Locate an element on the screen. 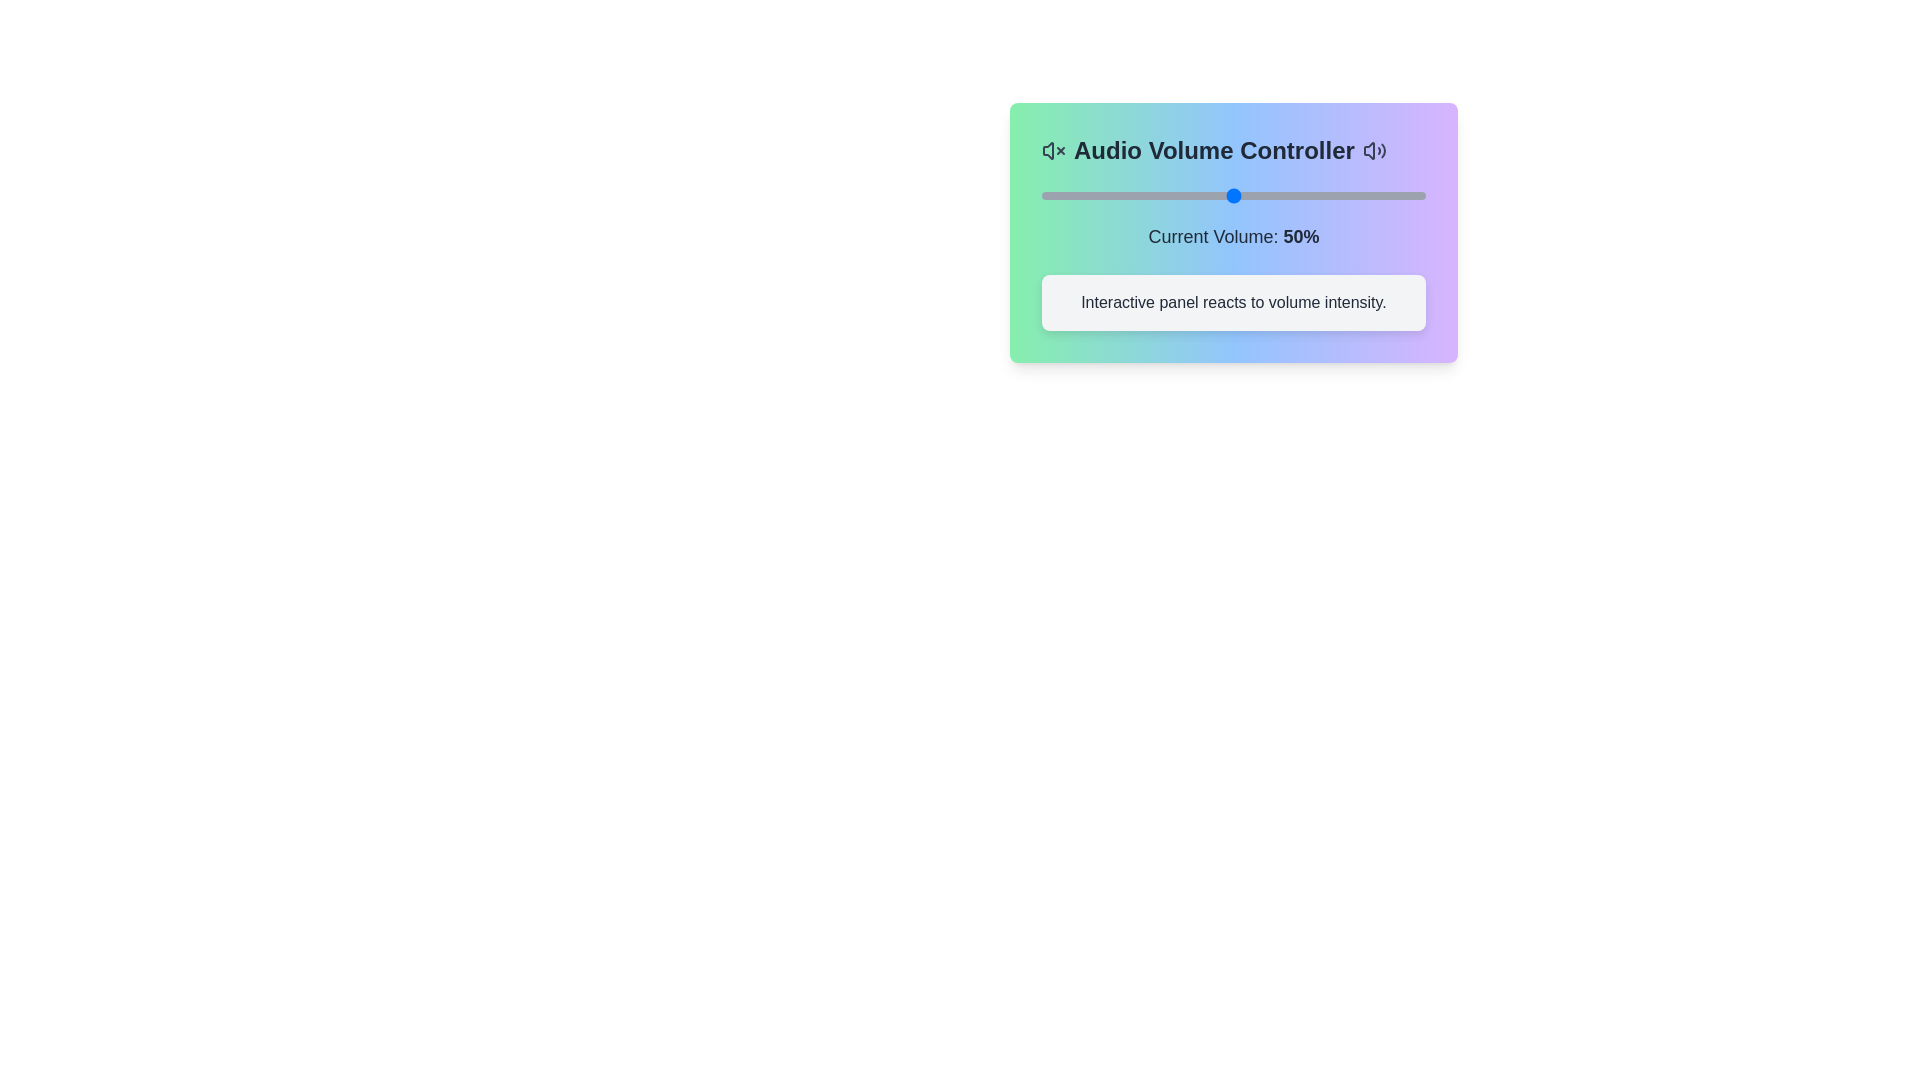 This screenshot has height=1080, width=1920. the volume slider to 15% is located at coordinates (1098, 196).